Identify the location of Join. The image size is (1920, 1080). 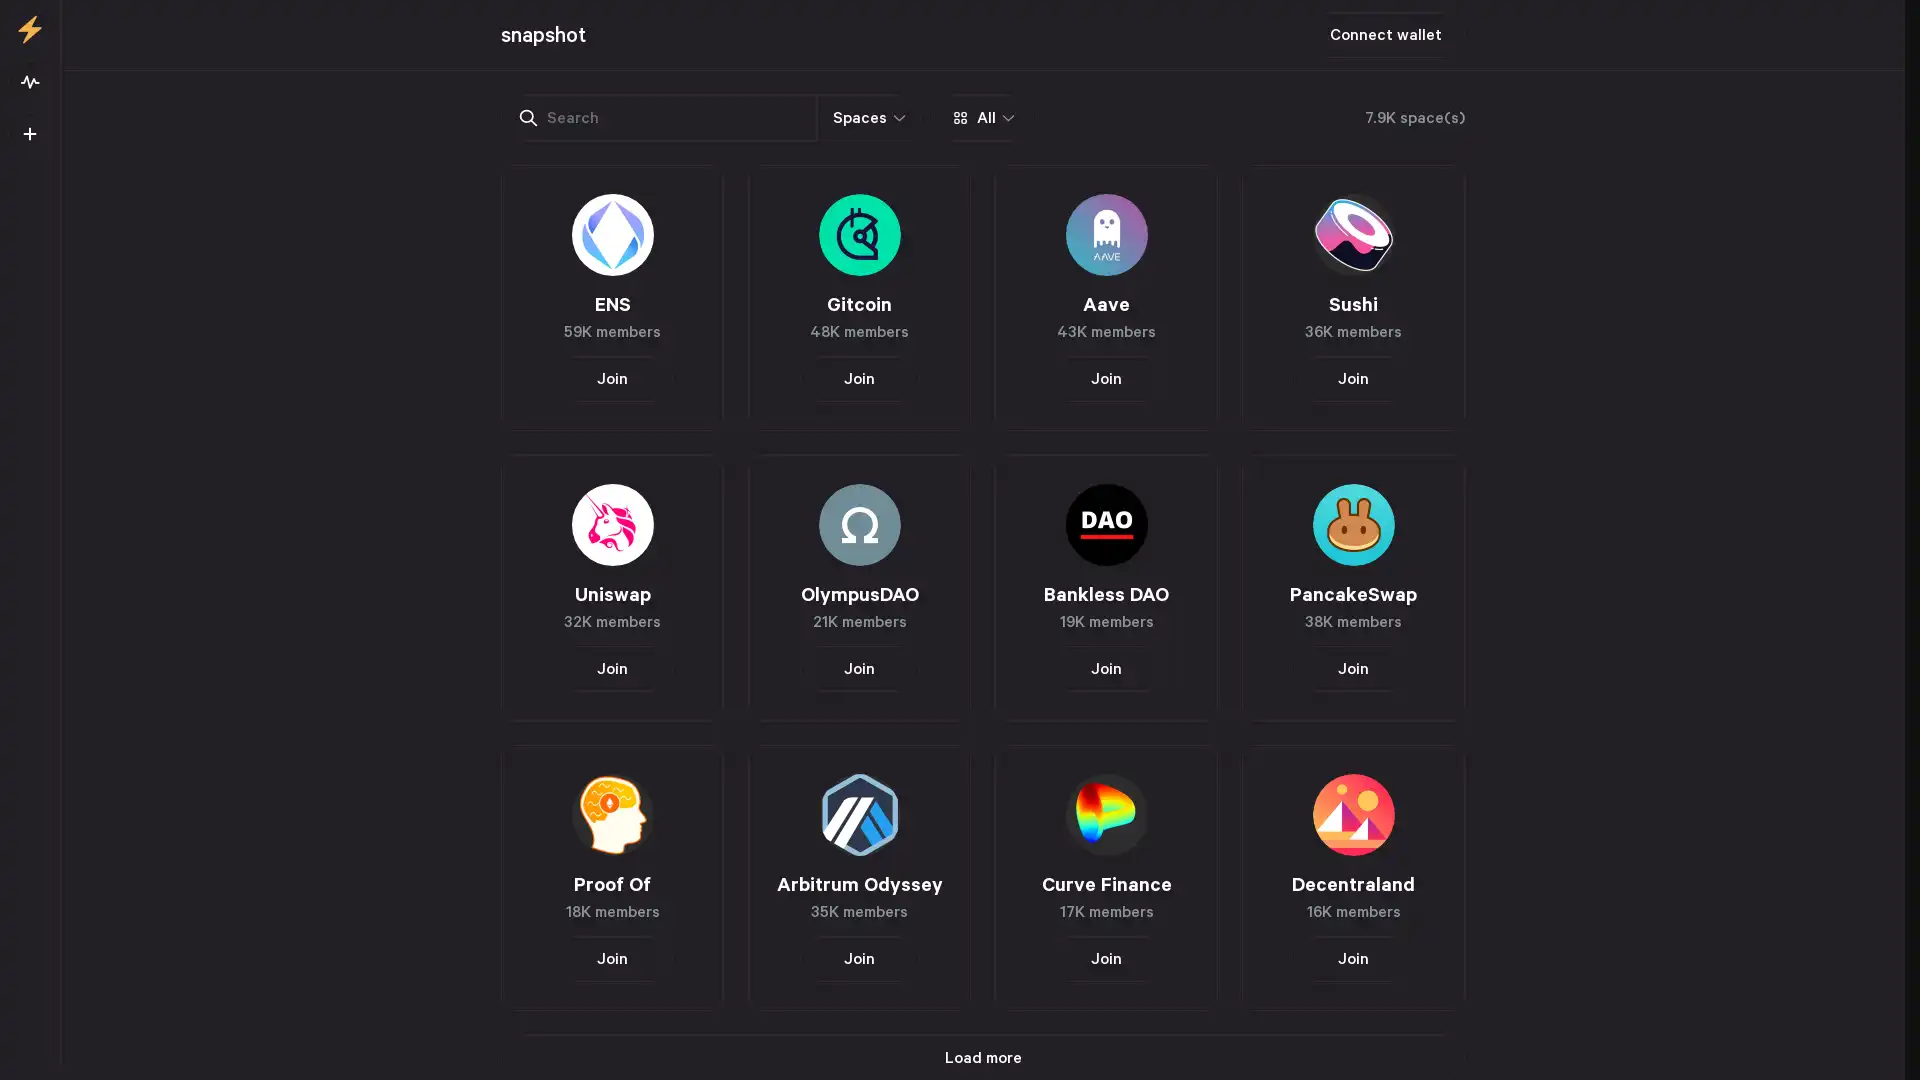
(610, 958).